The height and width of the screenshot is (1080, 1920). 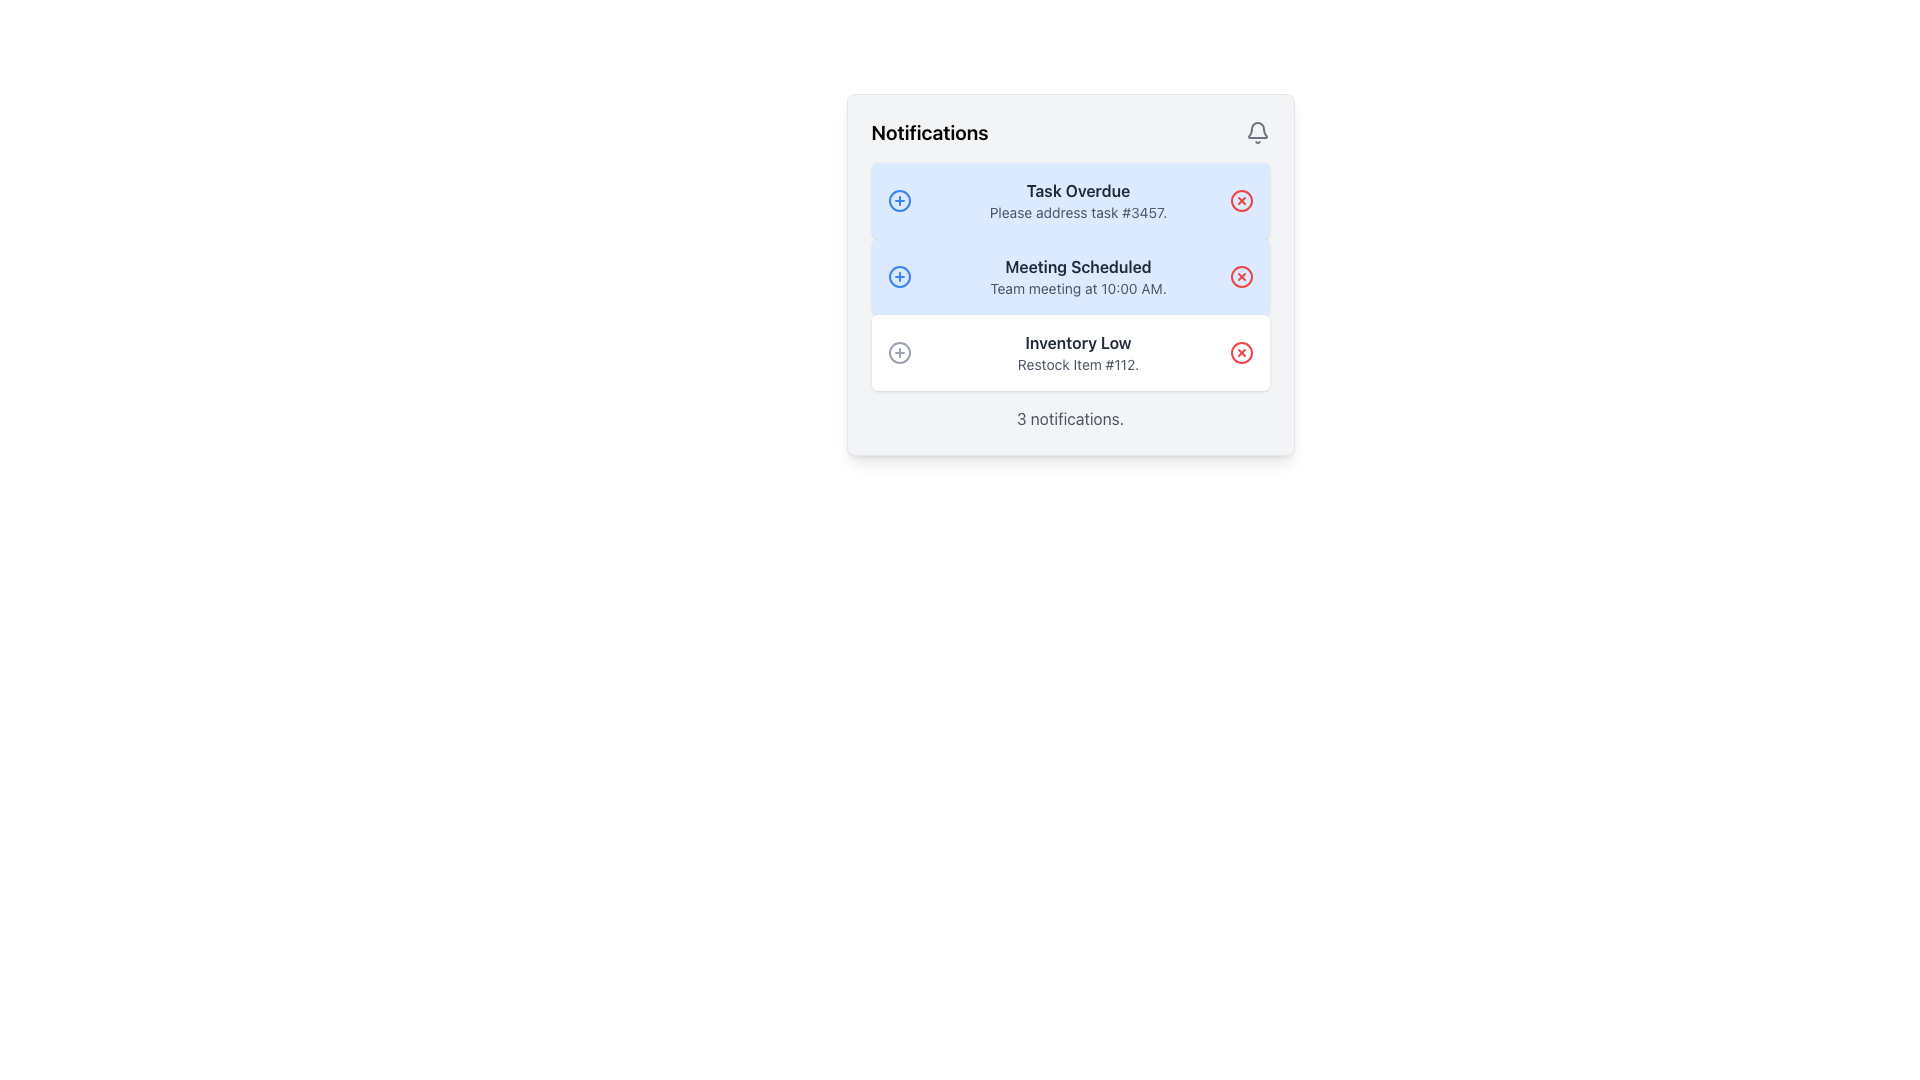 I want to click on text from the 'Meeting Scheduled' label, which is a bold dark gray text centrally aligned in the second notification of the panel, so click(x=1077, y=265).